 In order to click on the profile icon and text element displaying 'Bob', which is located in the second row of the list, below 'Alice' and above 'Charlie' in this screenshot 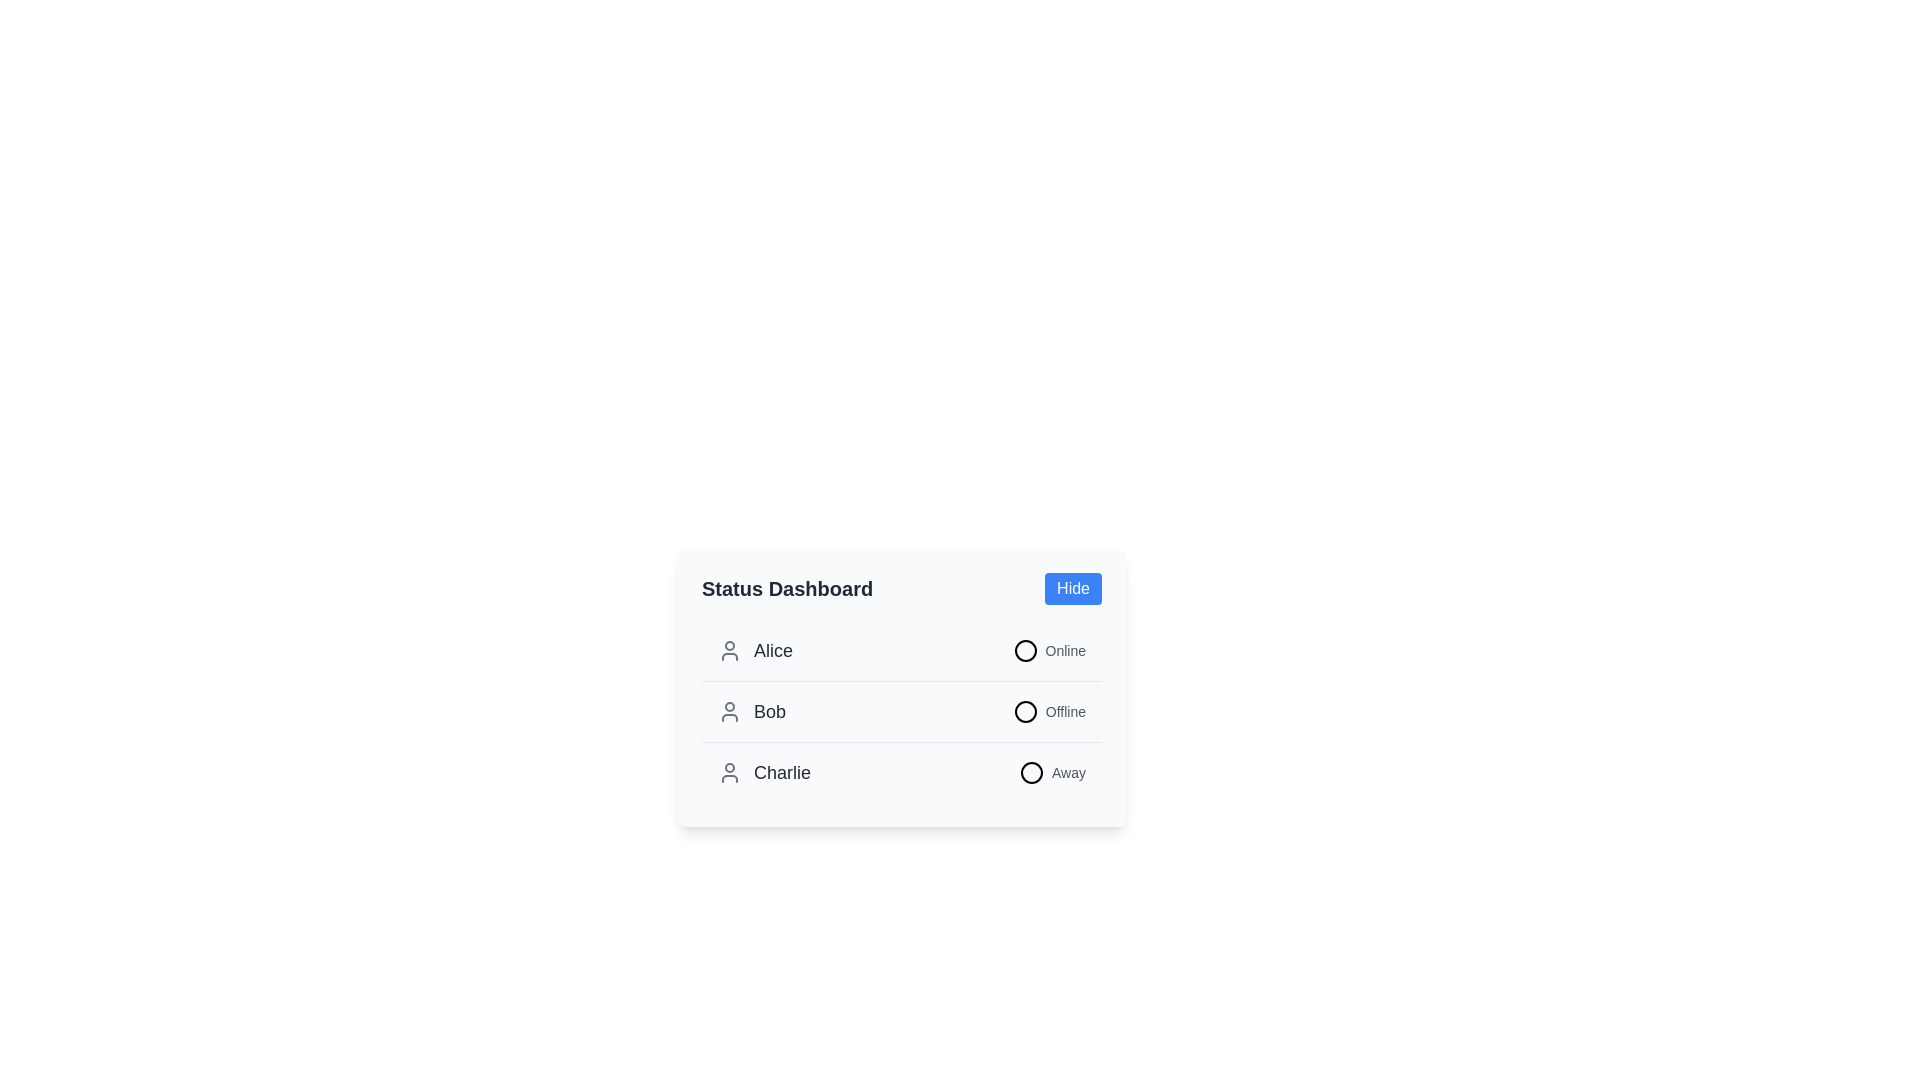, I will do `click(751, 711)`.